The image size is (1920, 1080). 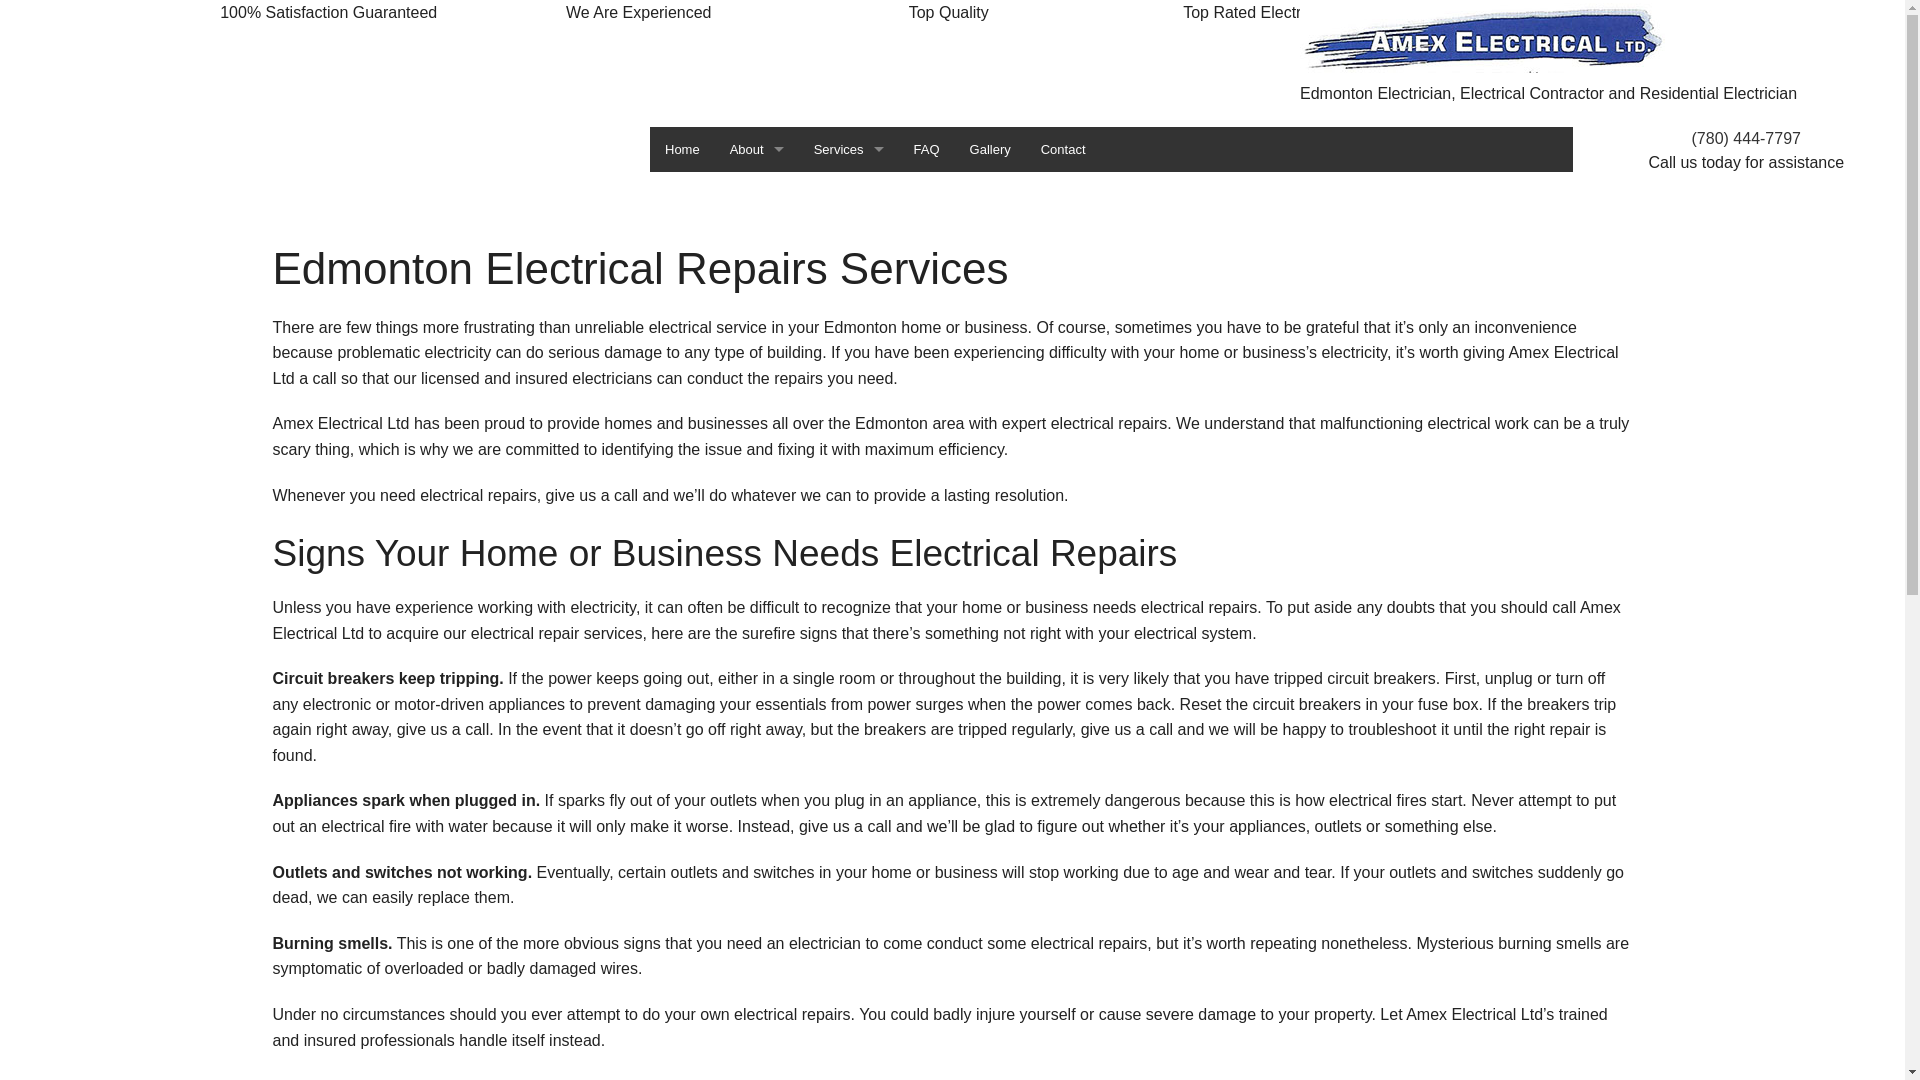 I want to click on '(780) 444-7797', so click(x=1745, y=137).